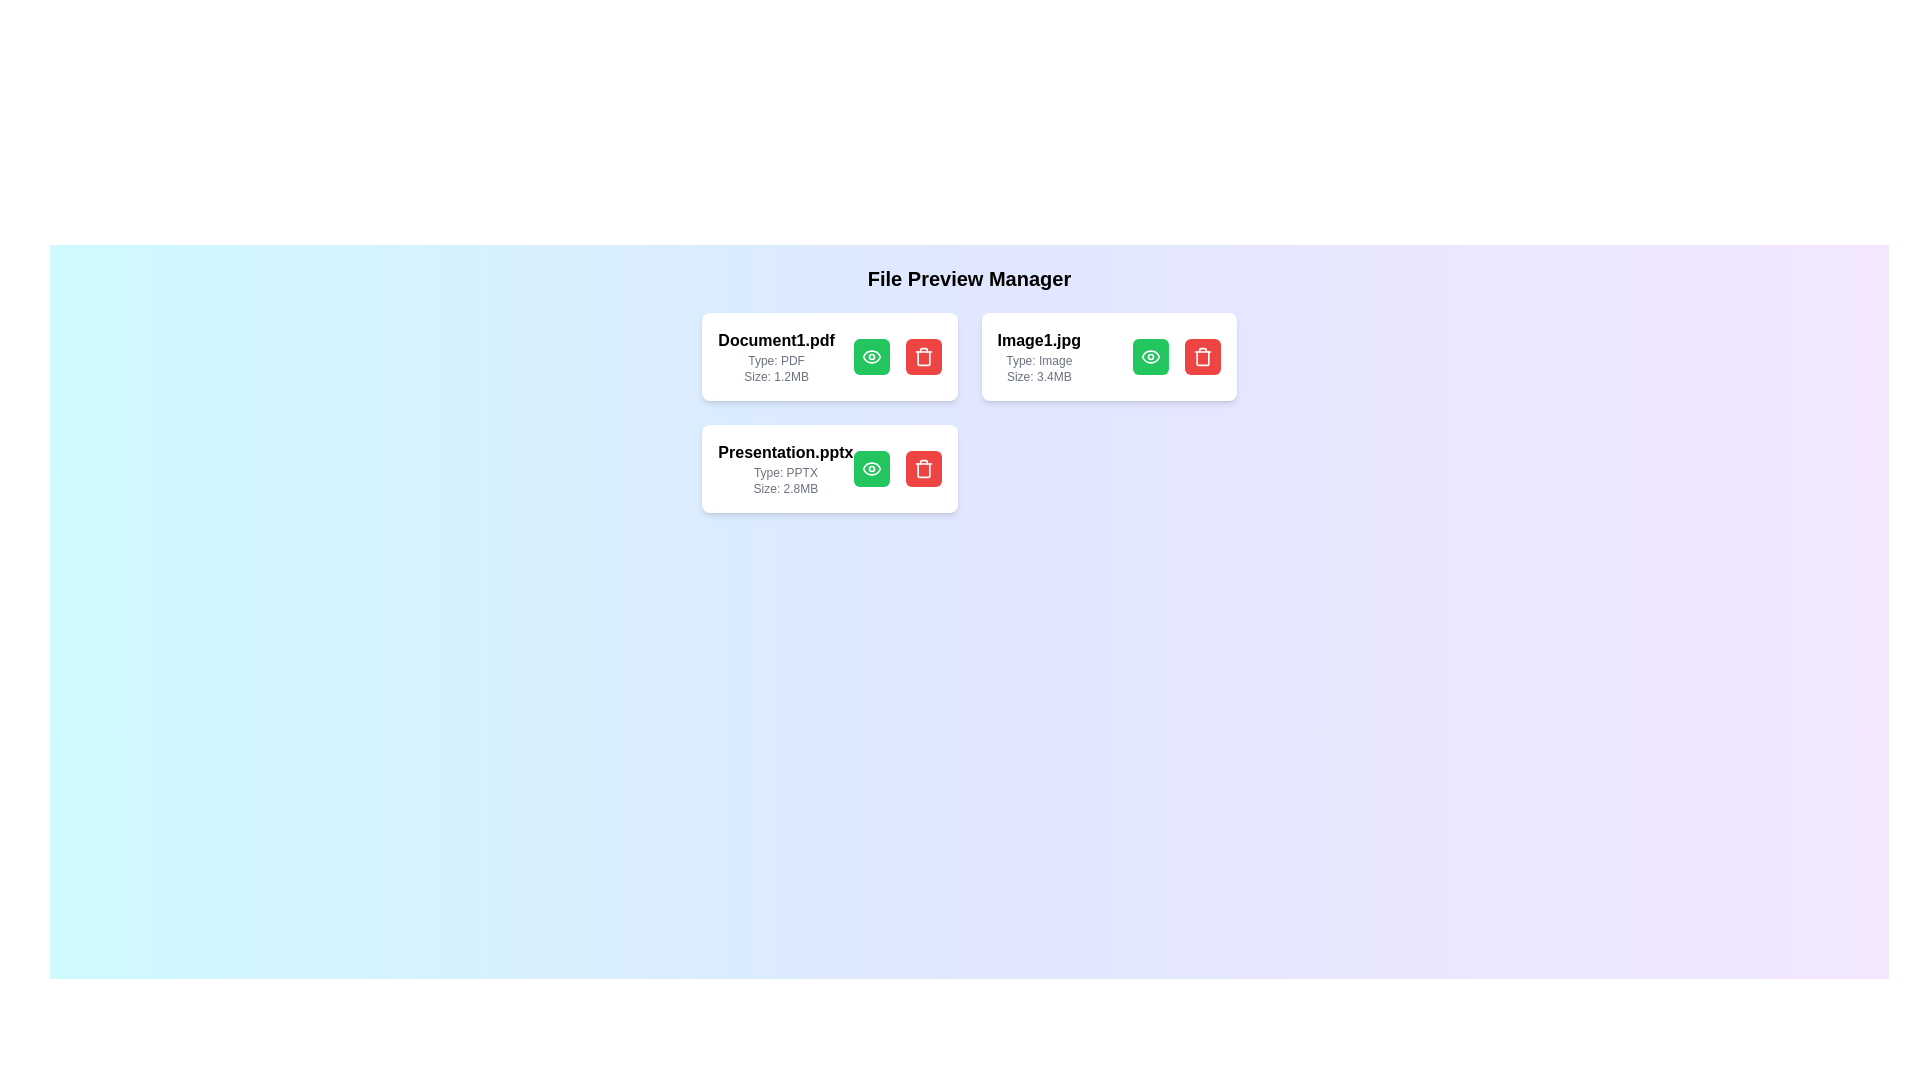 This screenshot has height=1080, width=1920. I want to click on the decorative 'eye' icon element that indicates a 'view' or 'preview' action for the file labeled 'Image1.jpg', located in the file management section, so click(871, 356).